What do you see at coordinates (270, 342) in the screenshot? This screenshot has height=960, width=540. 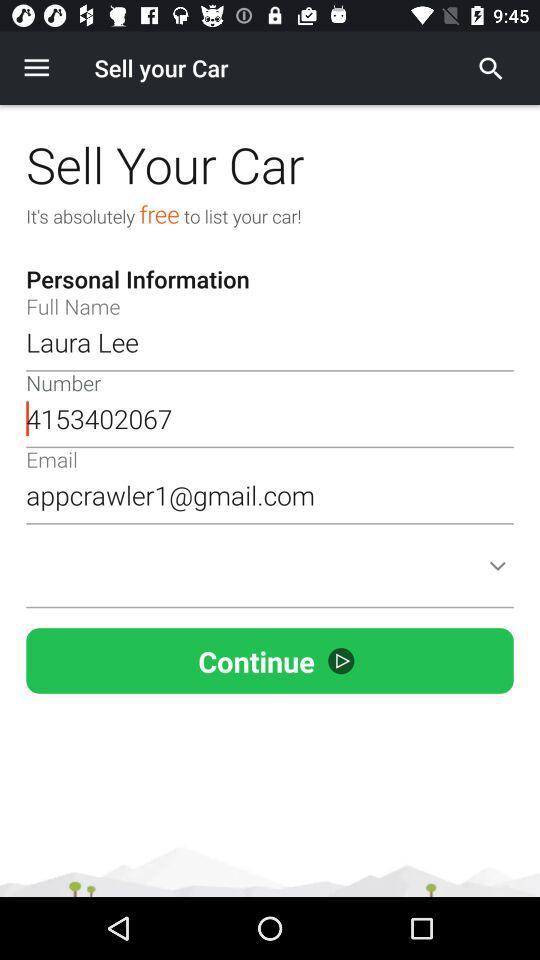 I see `laura lee item` at bounding box center [270, 342].